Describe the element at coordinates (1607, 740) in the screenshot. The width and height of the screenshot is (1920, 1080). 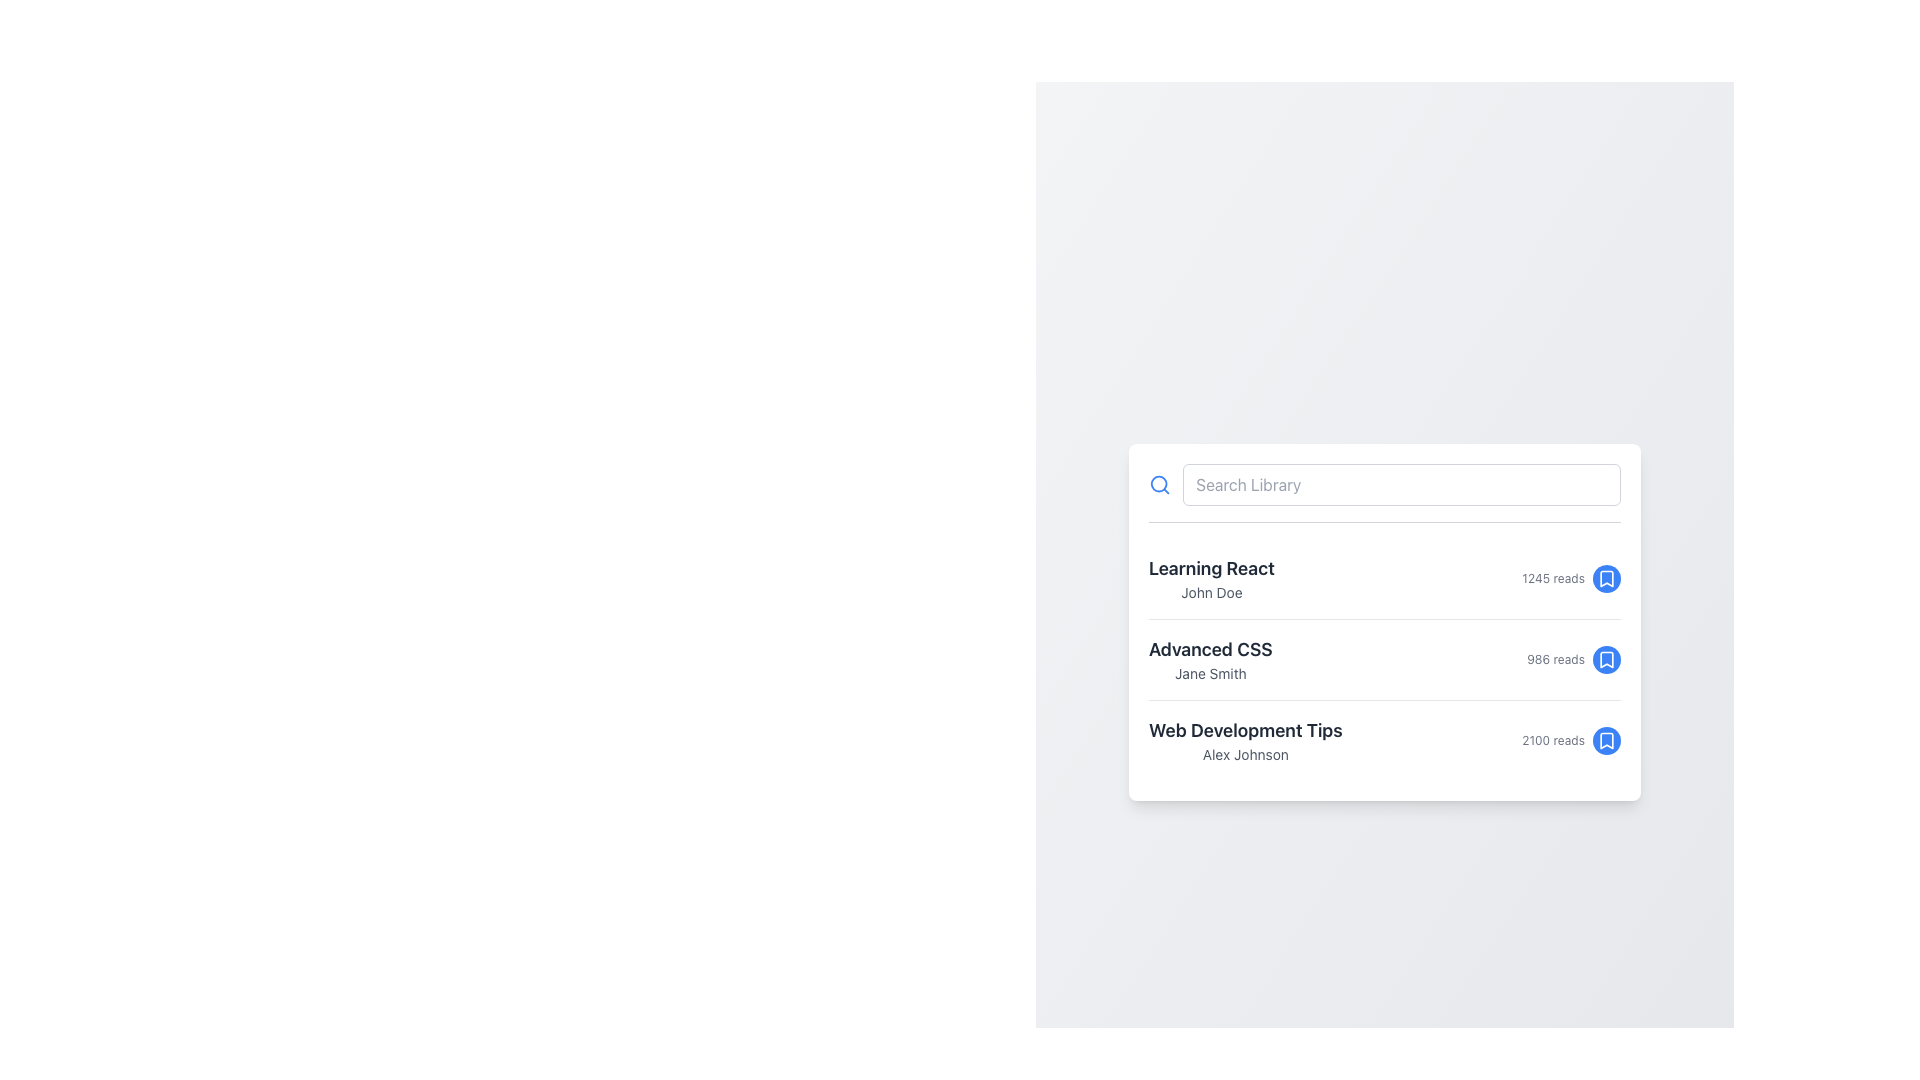
I see `the bookmark icon, which is styled with a blue circular background and a white folded corner flag, located on the rightmost part of the third list item in a vertical list of articles` at that location.